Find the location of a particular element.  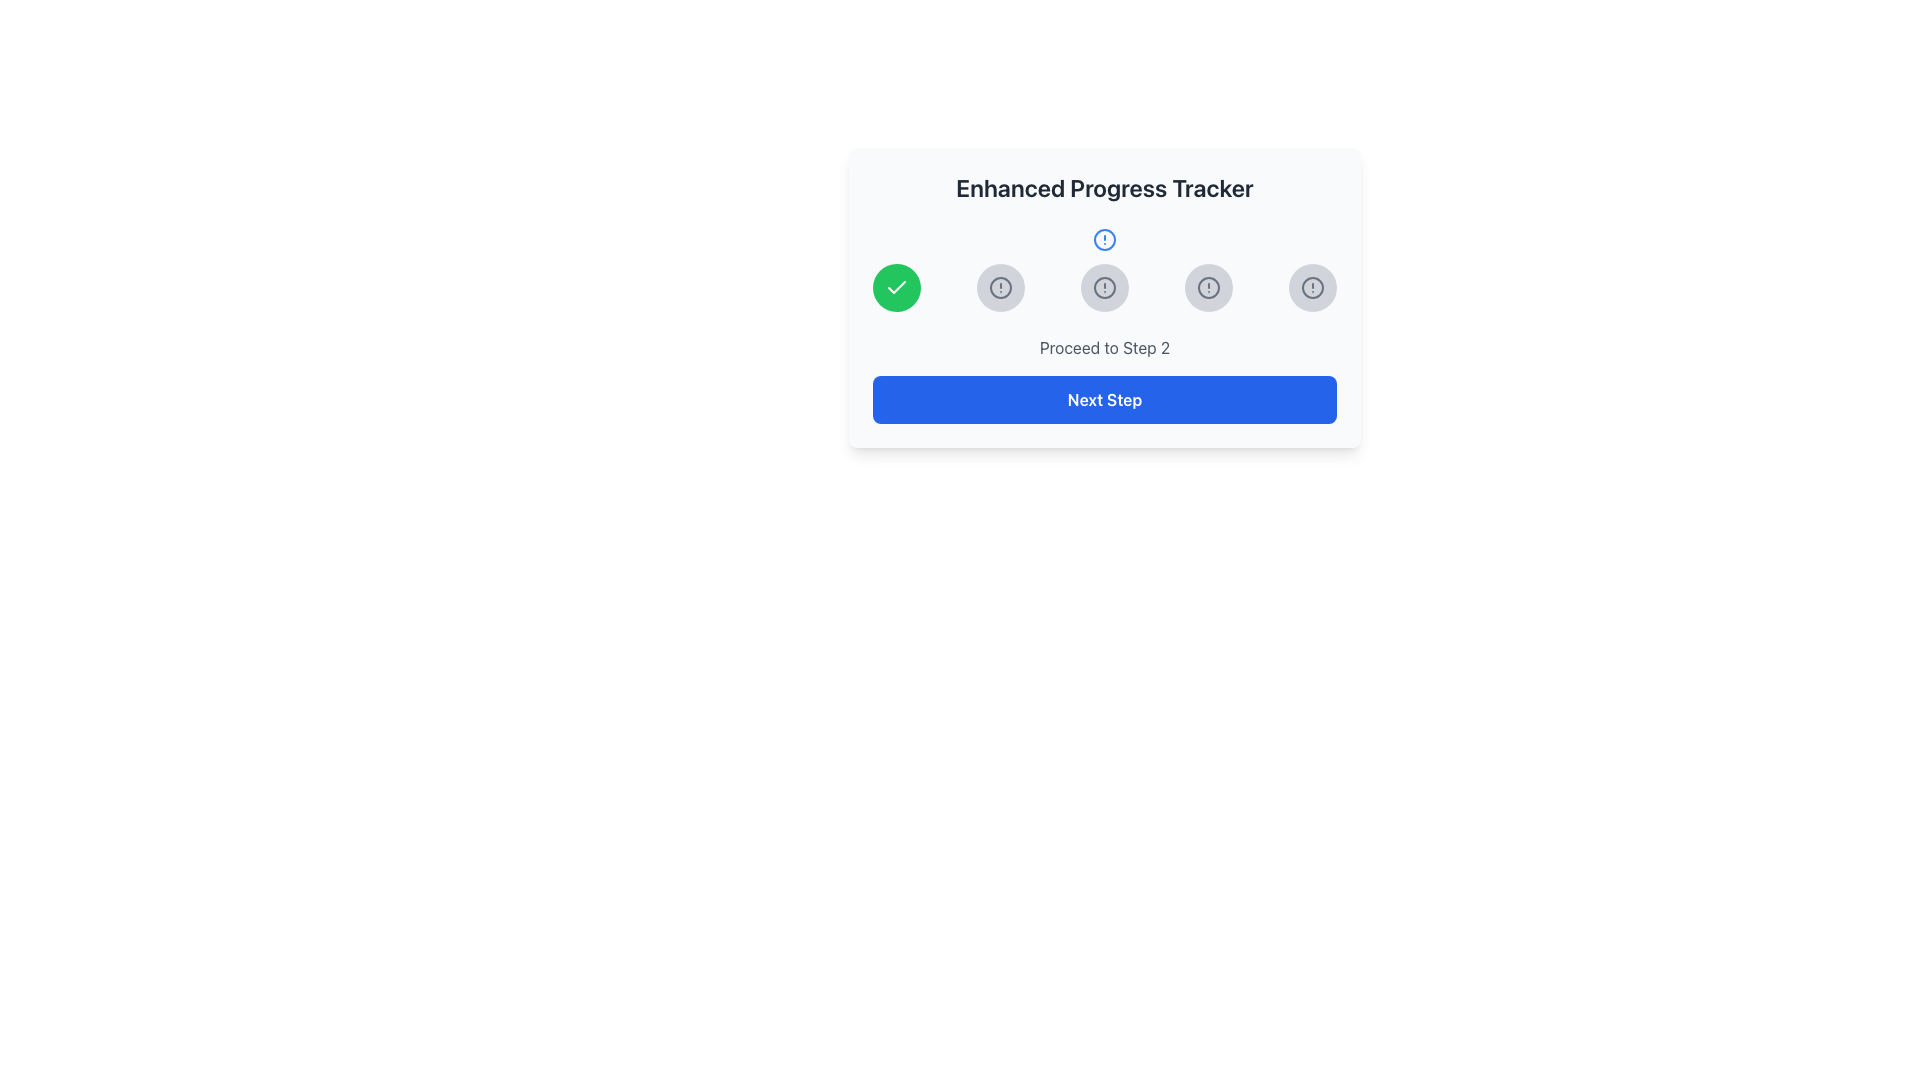

the Status Indicator Icon, which visually indicates a pending state in the progress tracker interface, positioned below the heading 'Enhanced Progress Tracker' is located at coordinates (1103, 297).